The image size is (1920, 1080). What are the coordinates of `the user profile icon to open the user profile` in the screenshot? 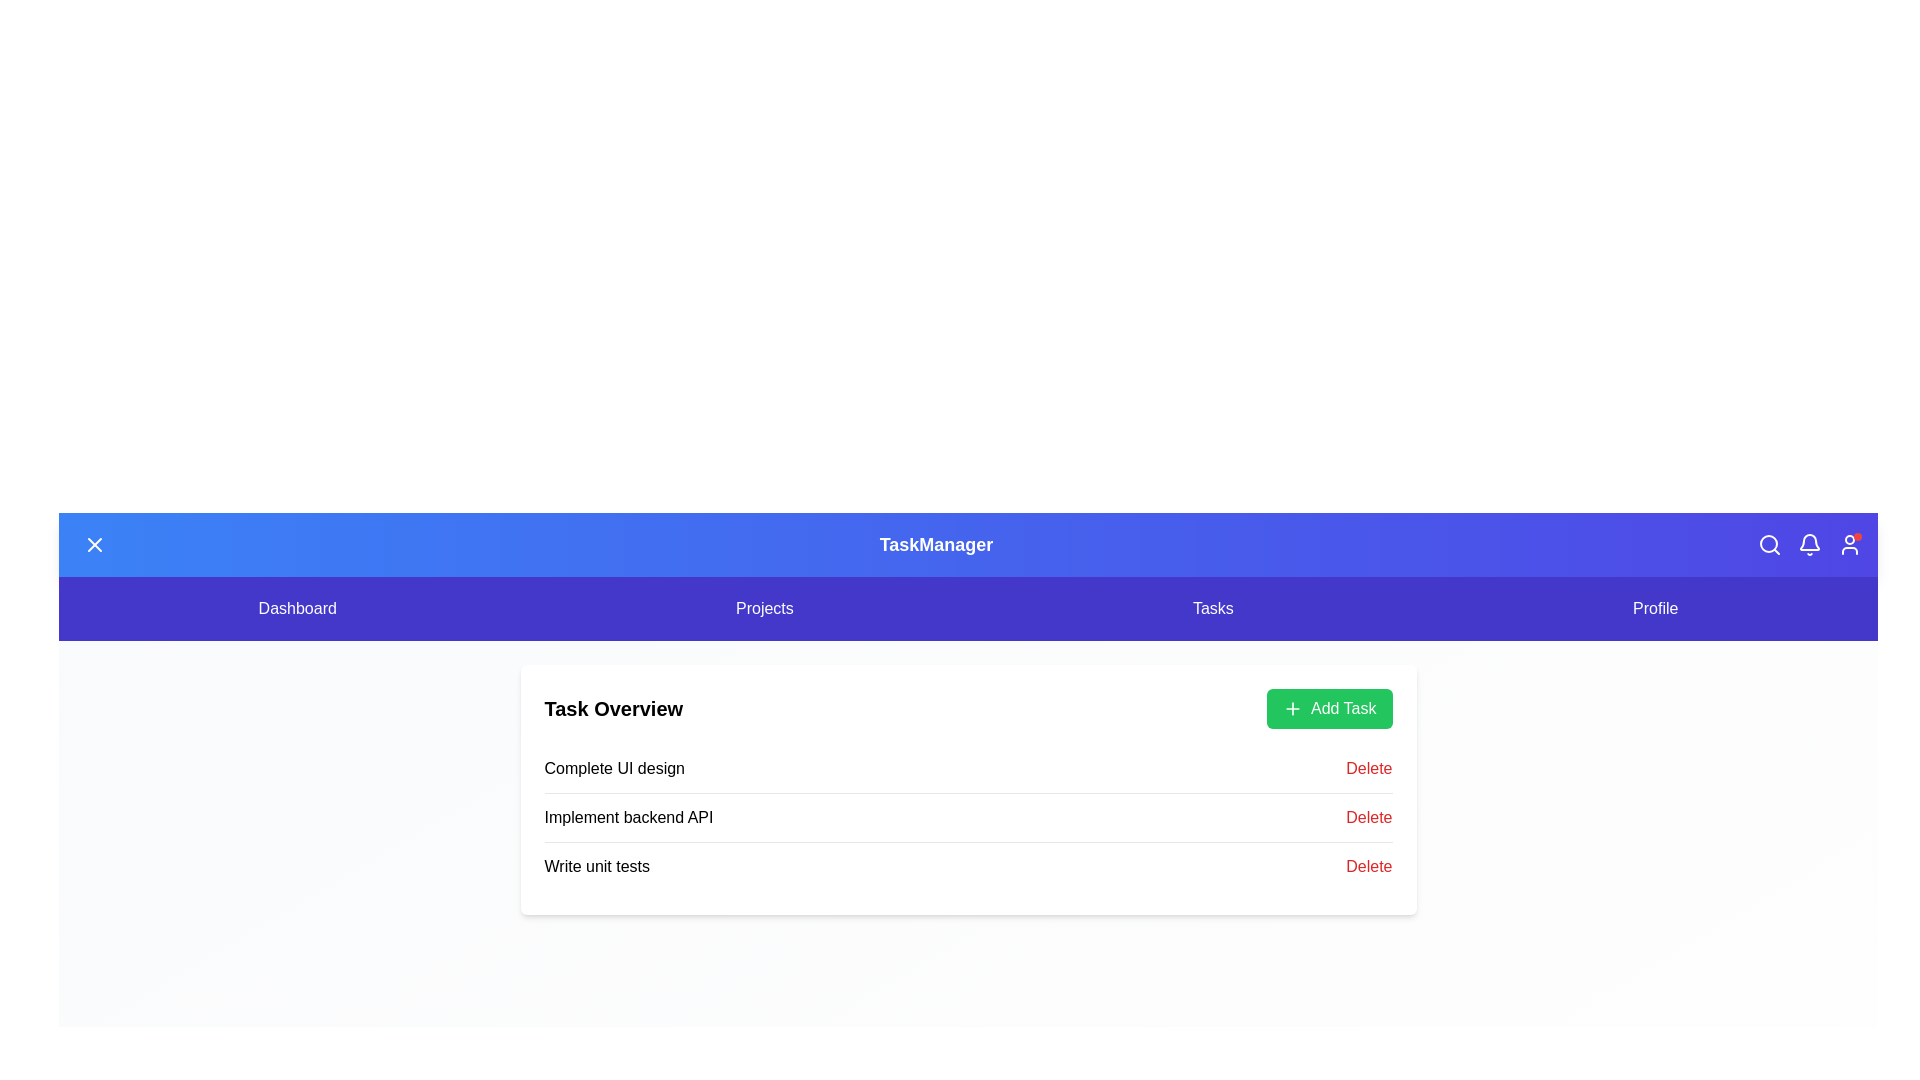 It's located at (1848, 544).